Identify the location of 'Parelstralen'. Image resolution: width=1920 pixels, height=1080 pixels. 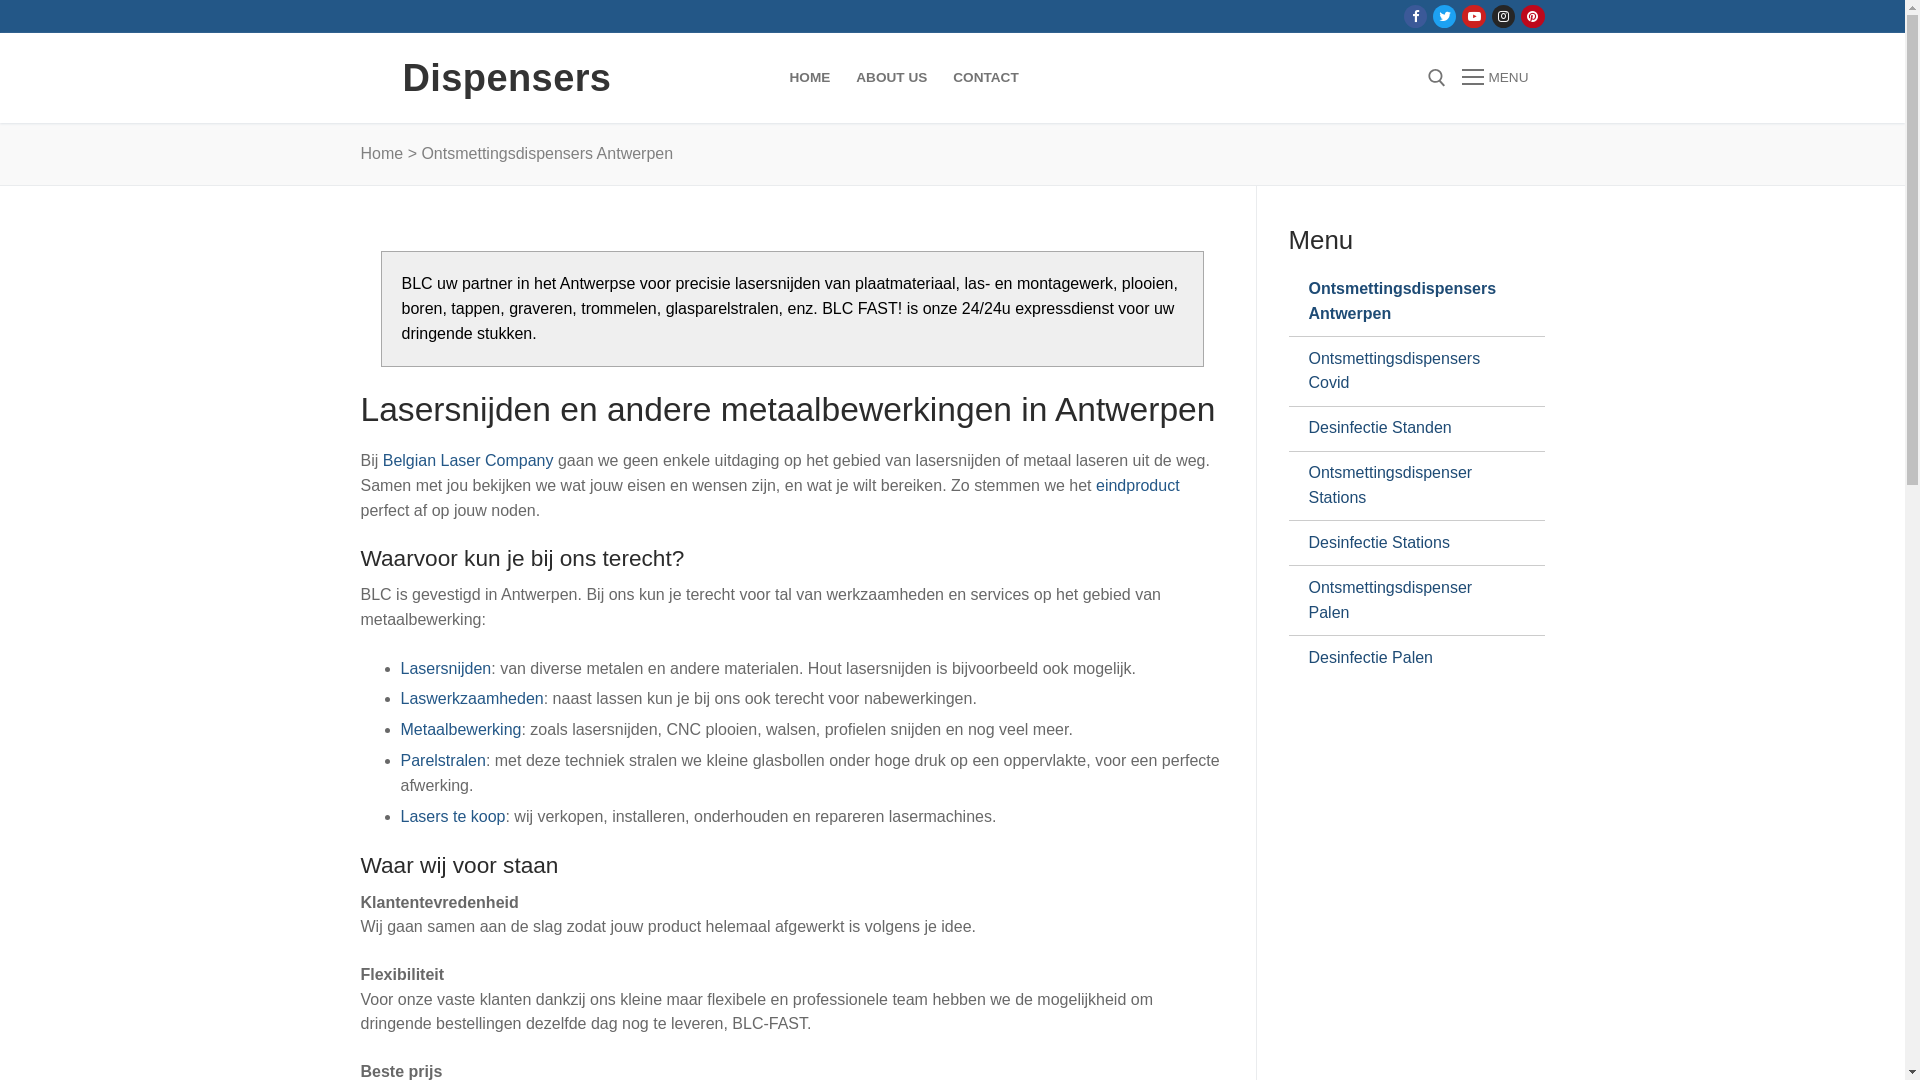
(399, 760).